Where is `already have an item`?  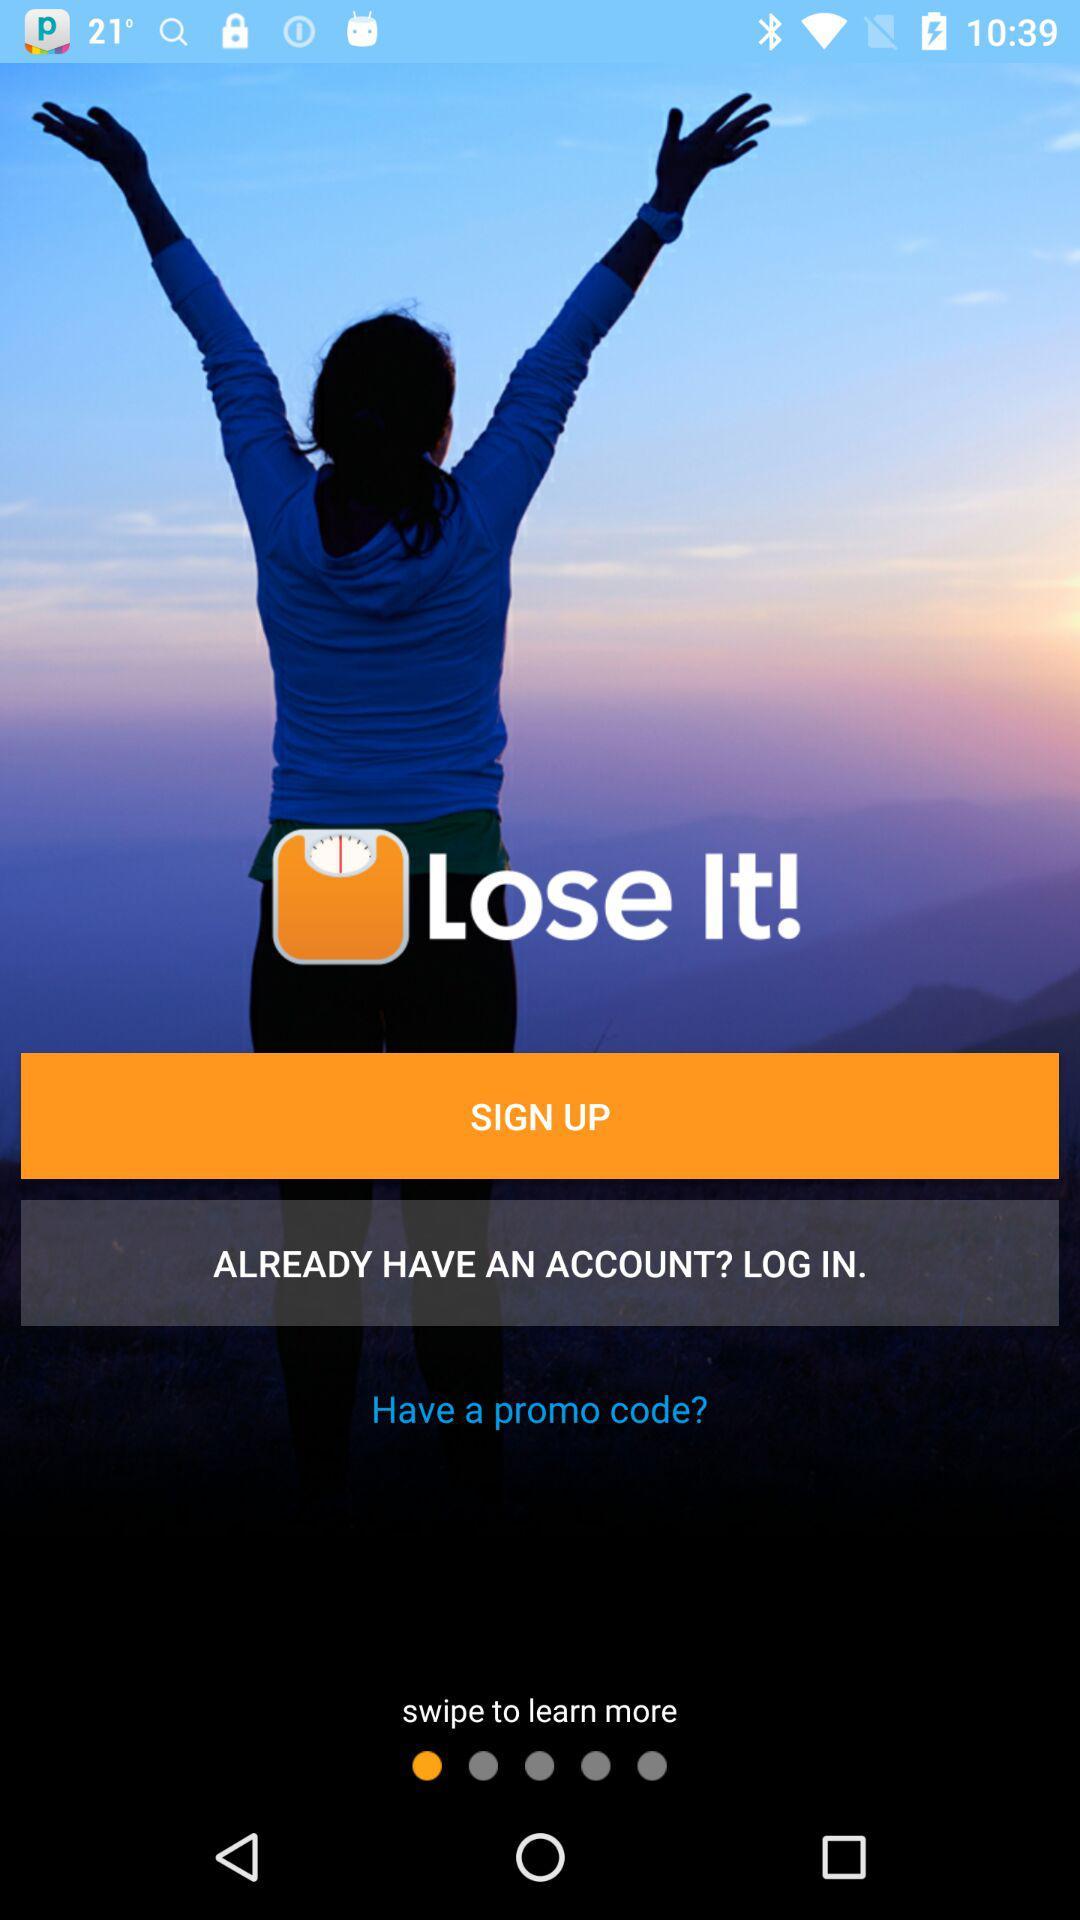 already have an item is located at coordinates (540, 1261).